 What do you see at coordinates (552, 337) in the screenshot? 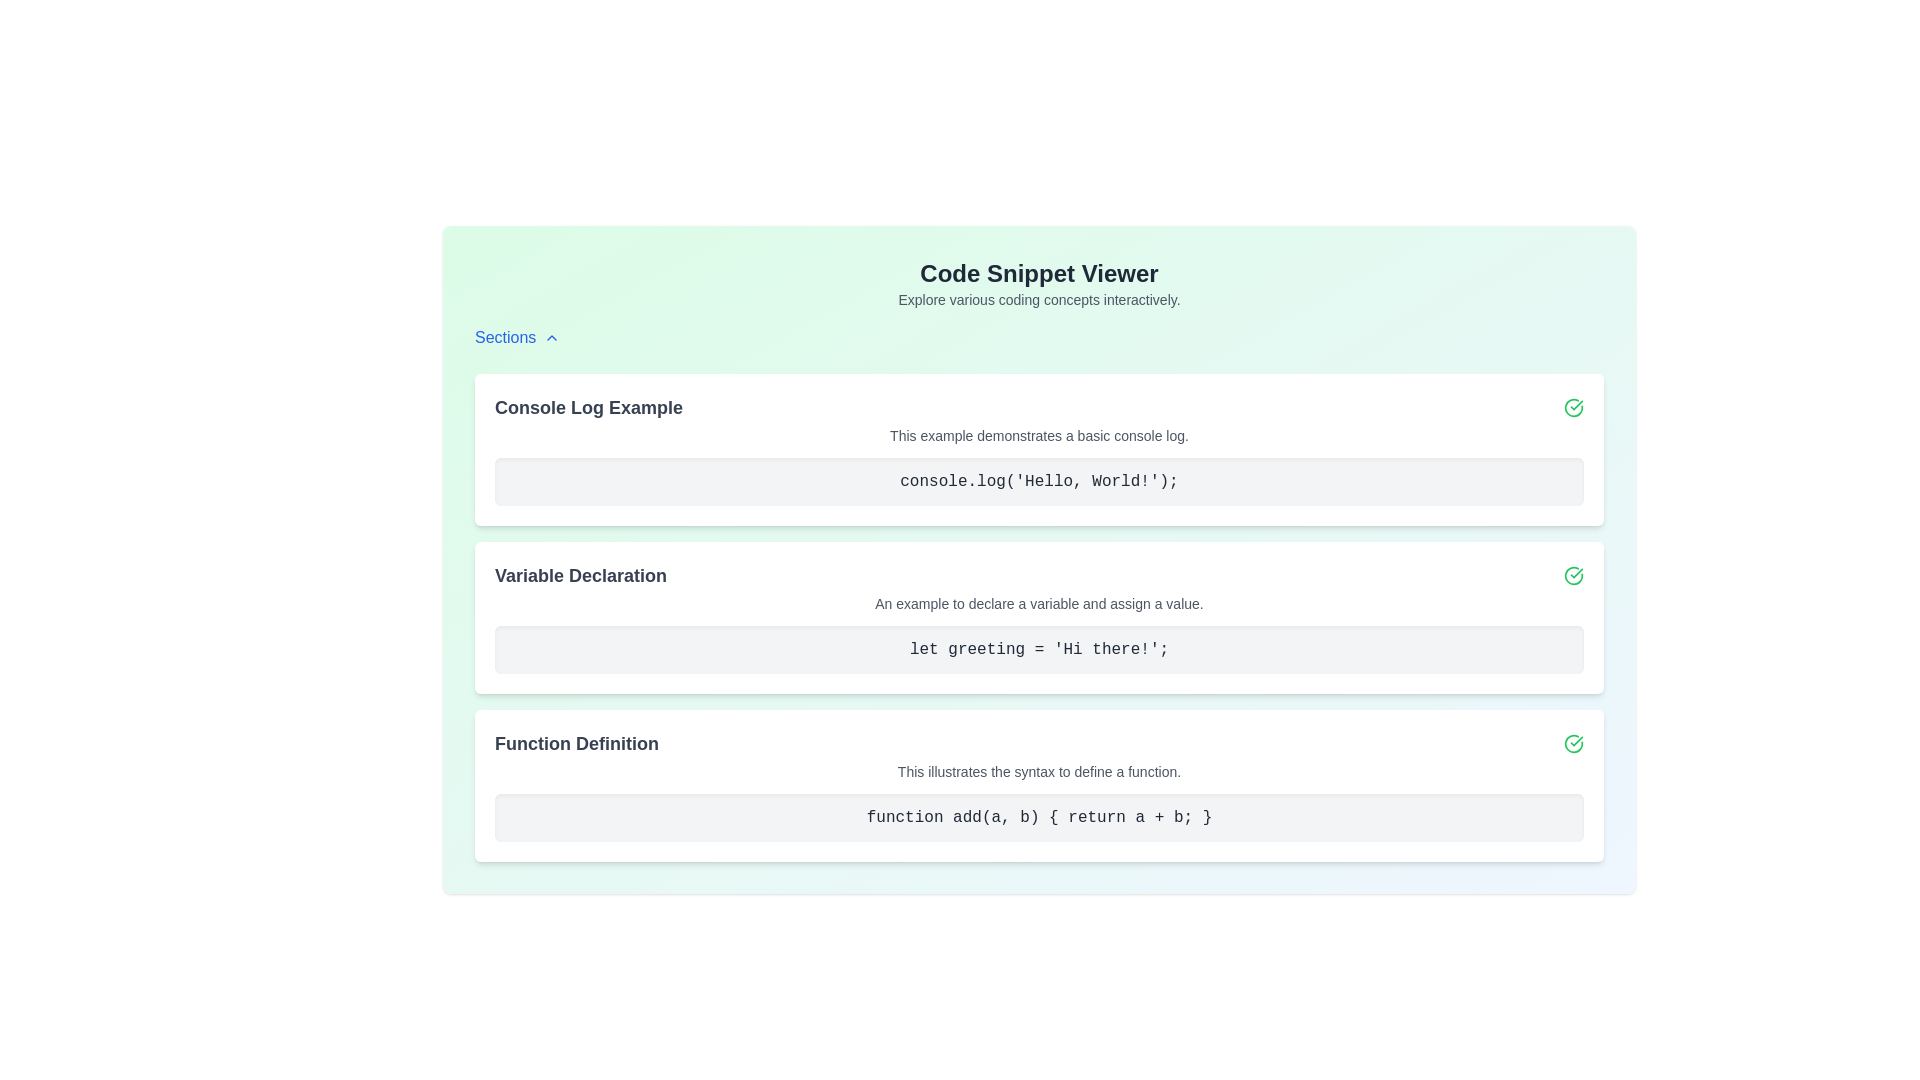
I see `the small upward-facing chevron icon, which is located to the right of the 'Sections' label in the header section` at bounding box center [552, 337].